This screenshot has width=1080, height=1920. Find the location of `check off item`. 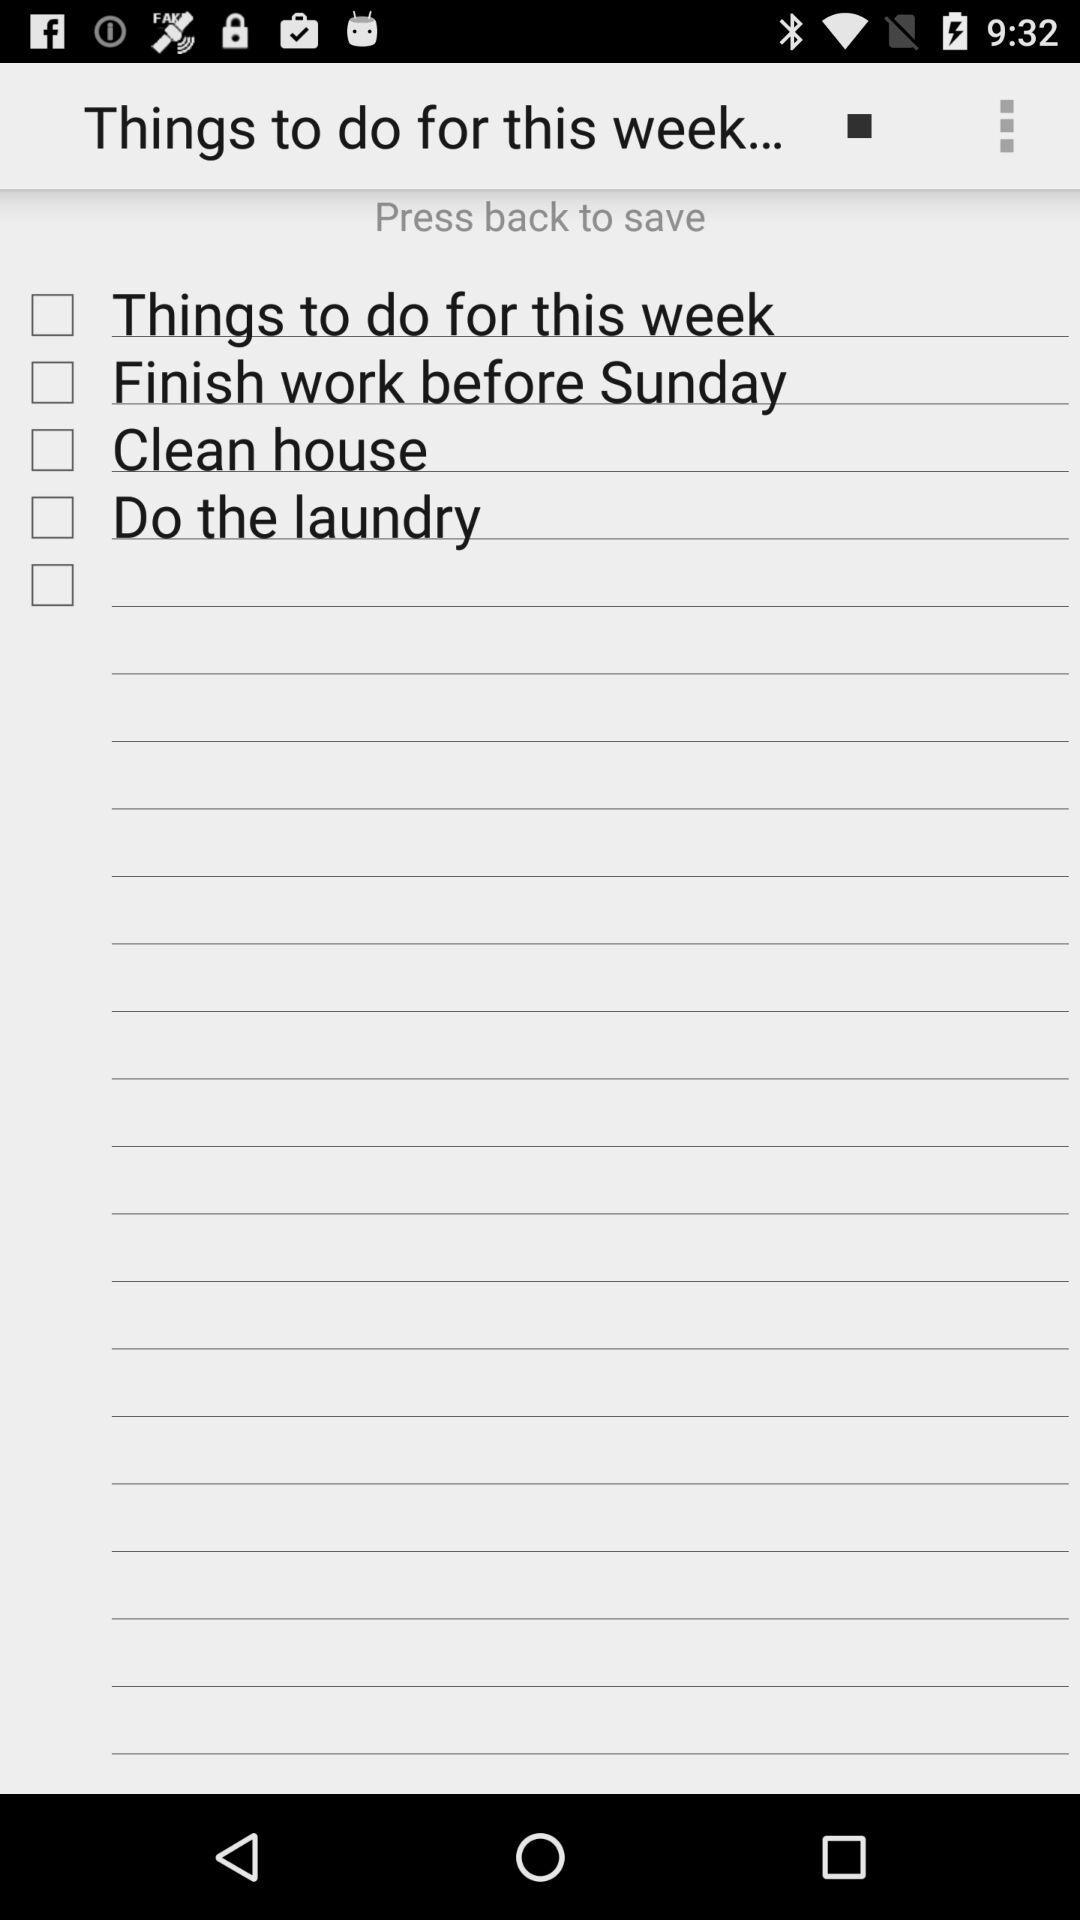

check off item is located at coordinates (46, 449).